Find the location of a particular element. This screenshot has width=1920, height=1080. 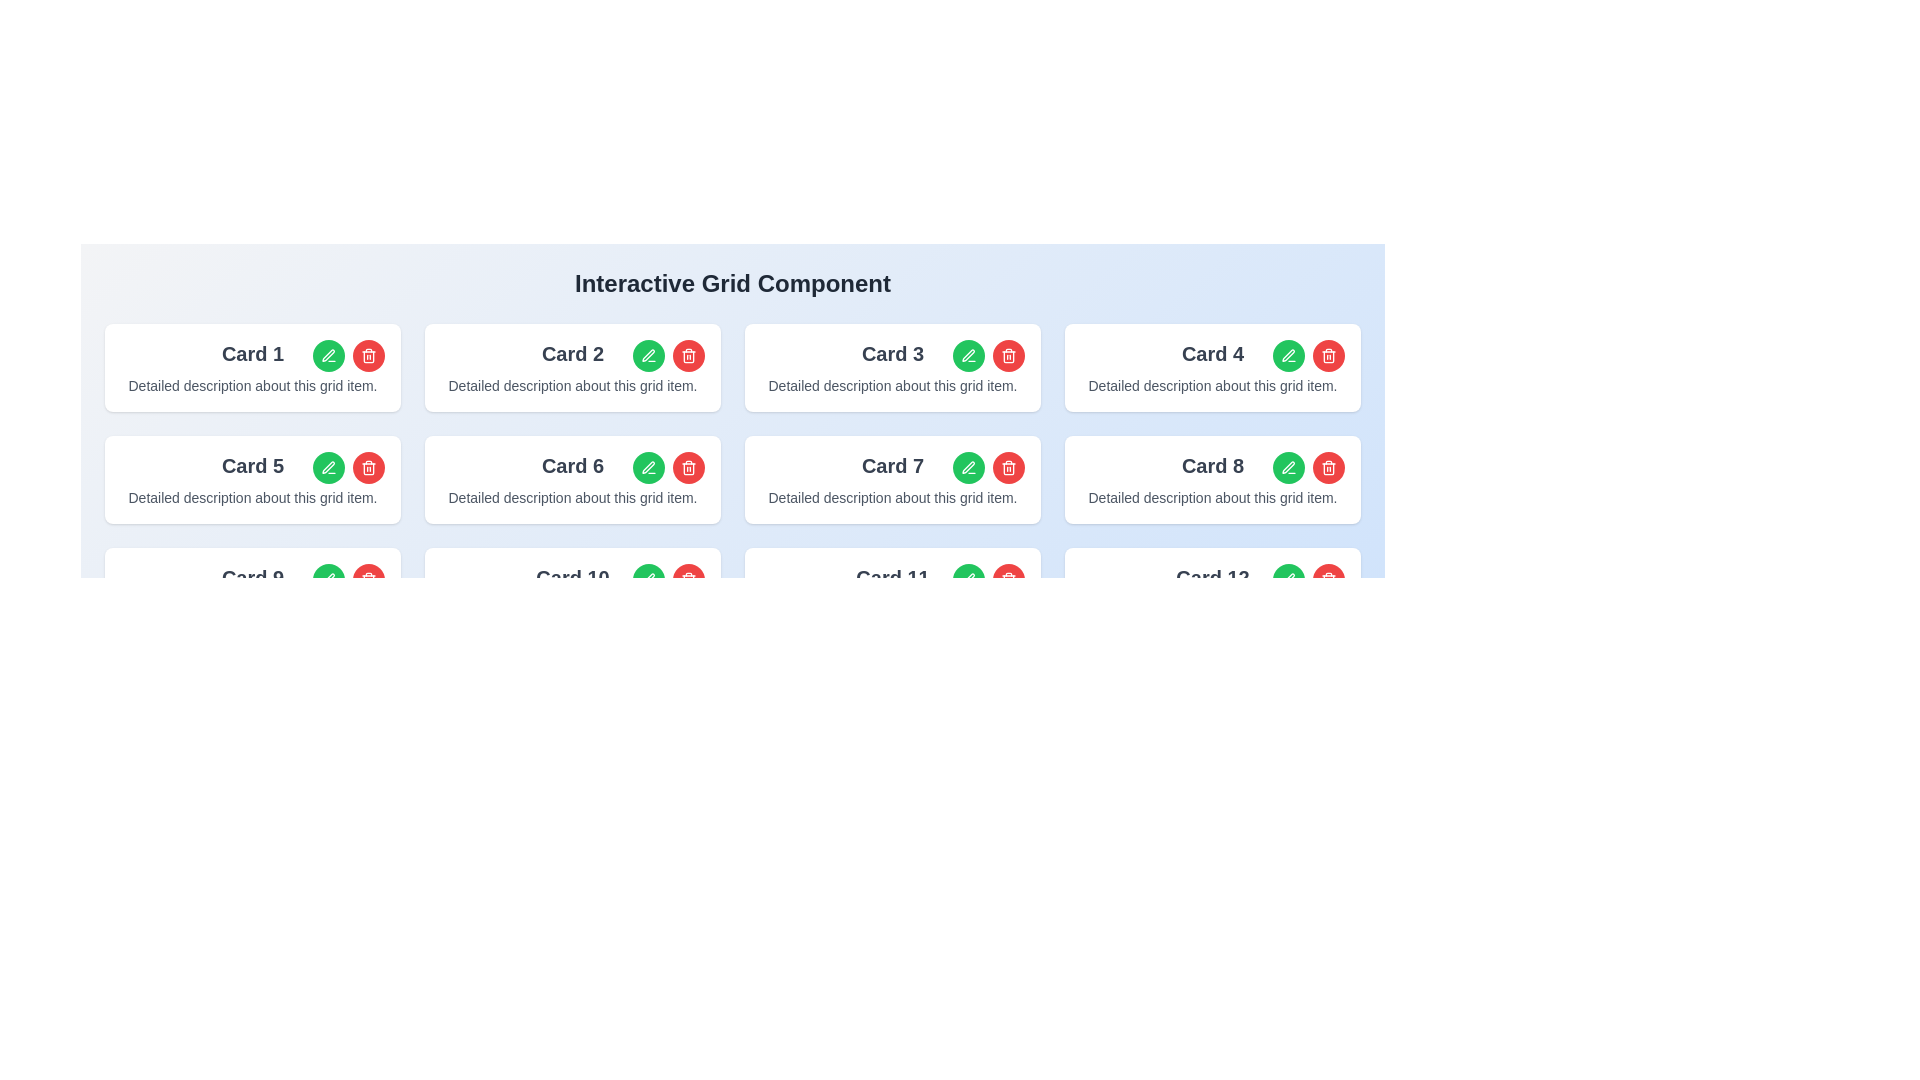

the descriptive text block located under 'Card 8' in the third row of the grid layout is located at coordinates (1212, 496).